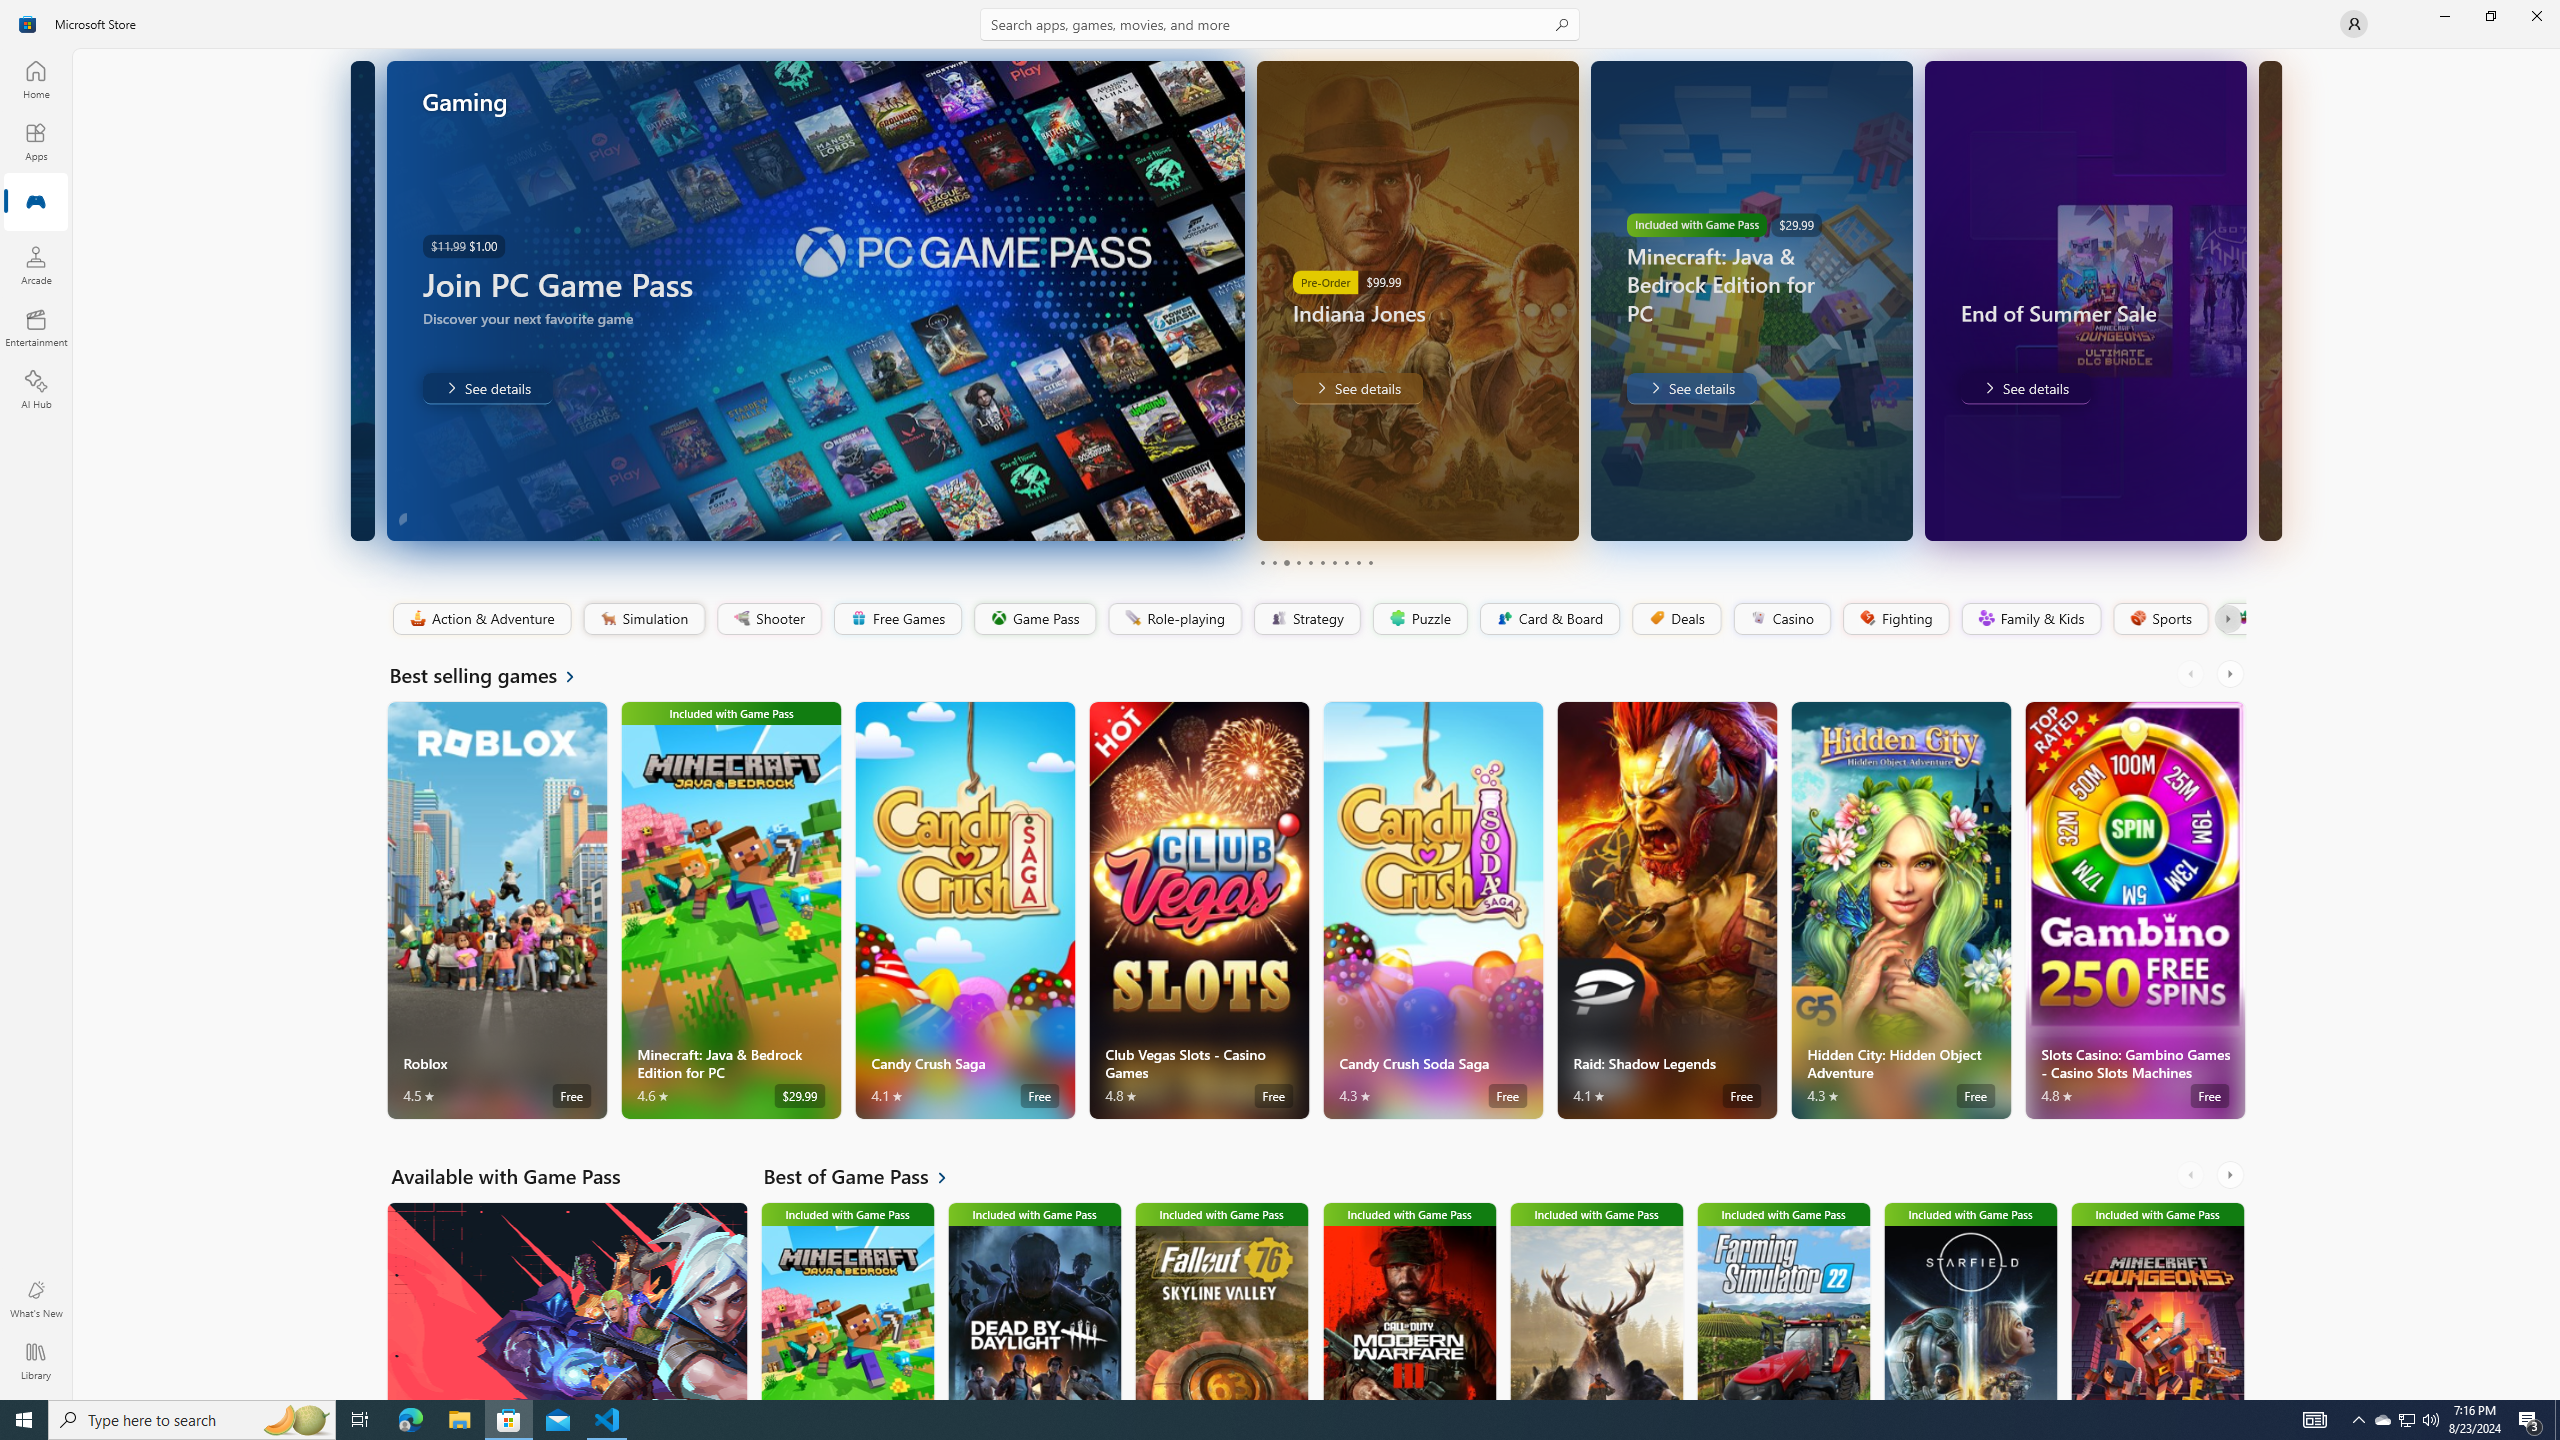 This screenshot has height=1440, width=2560. What do you see at coordinates (493, 674) in the screenshot?
I see `'See all  Best selling games'` at bounding box center [493, 674].